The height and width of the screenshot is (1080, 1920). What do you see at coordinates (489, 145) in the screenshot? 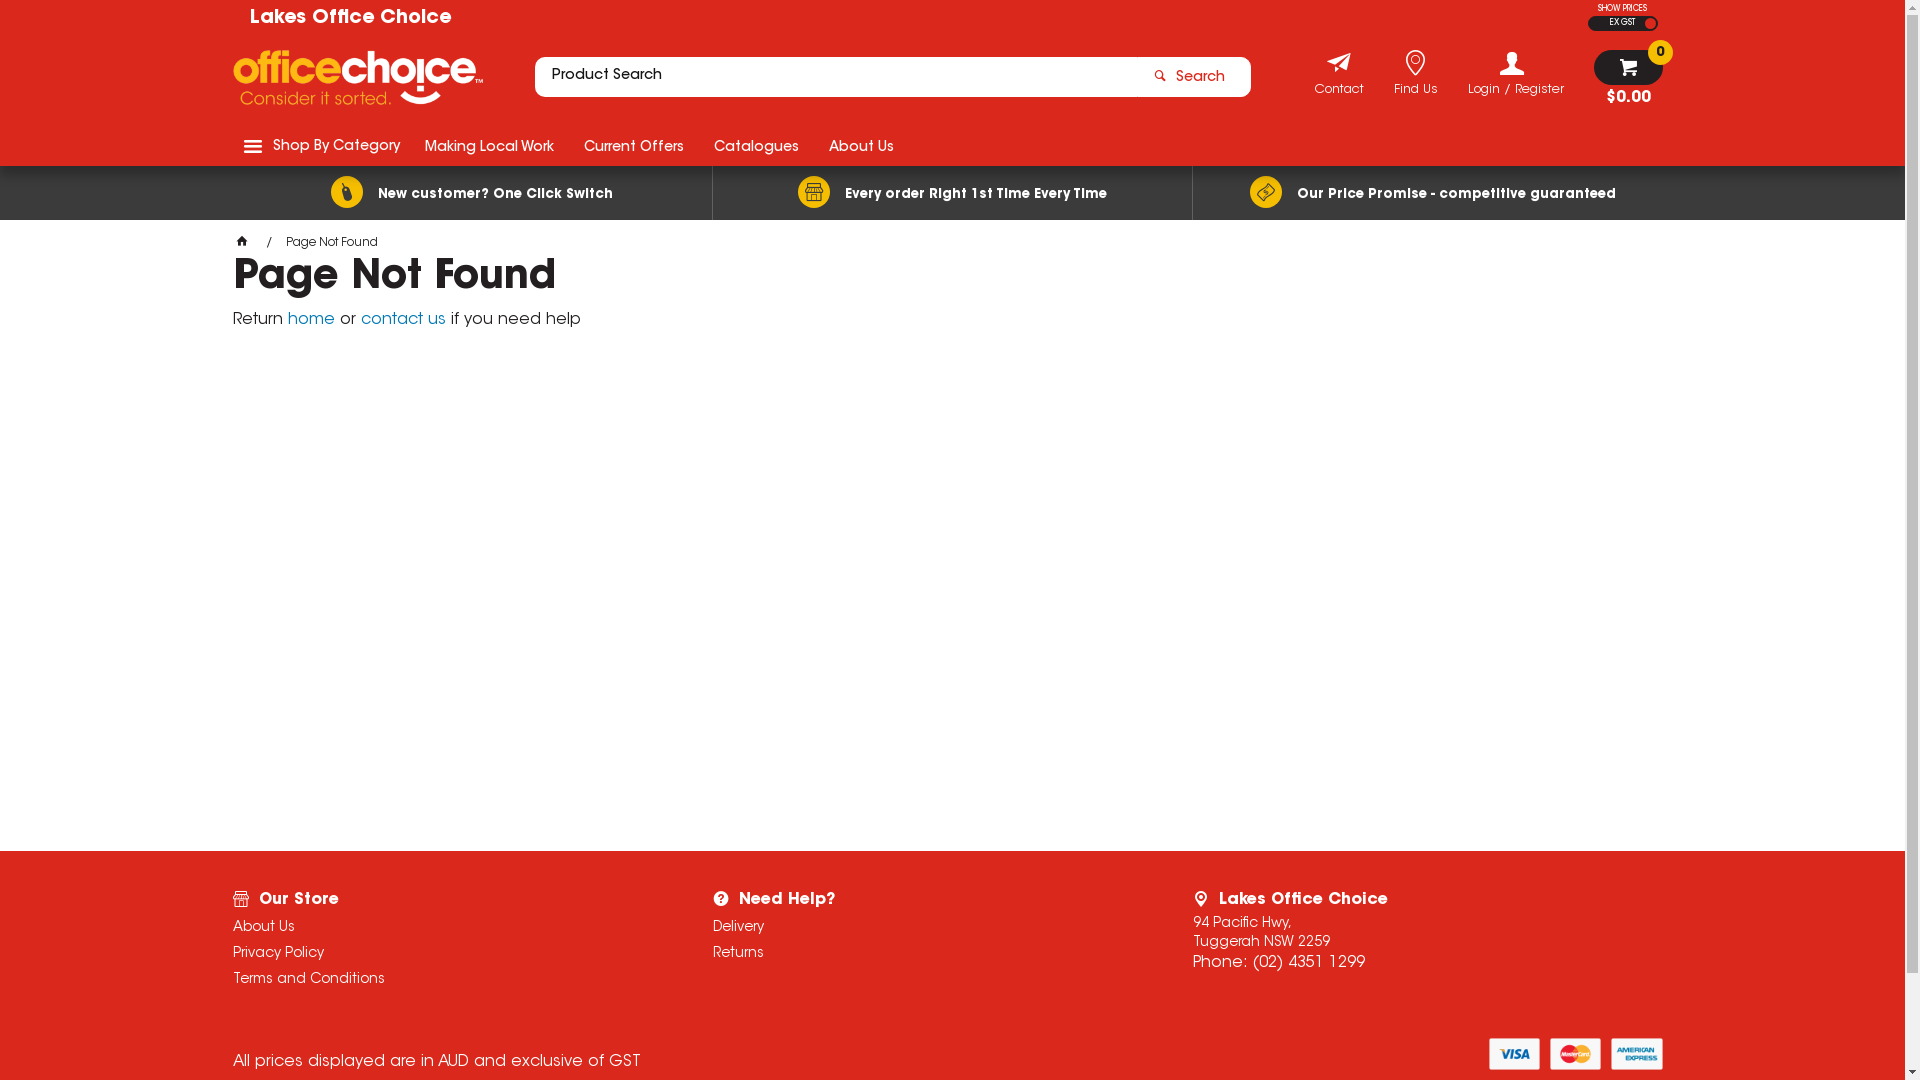
I see `'Making Local Work'` at bounding box center [489, 145].